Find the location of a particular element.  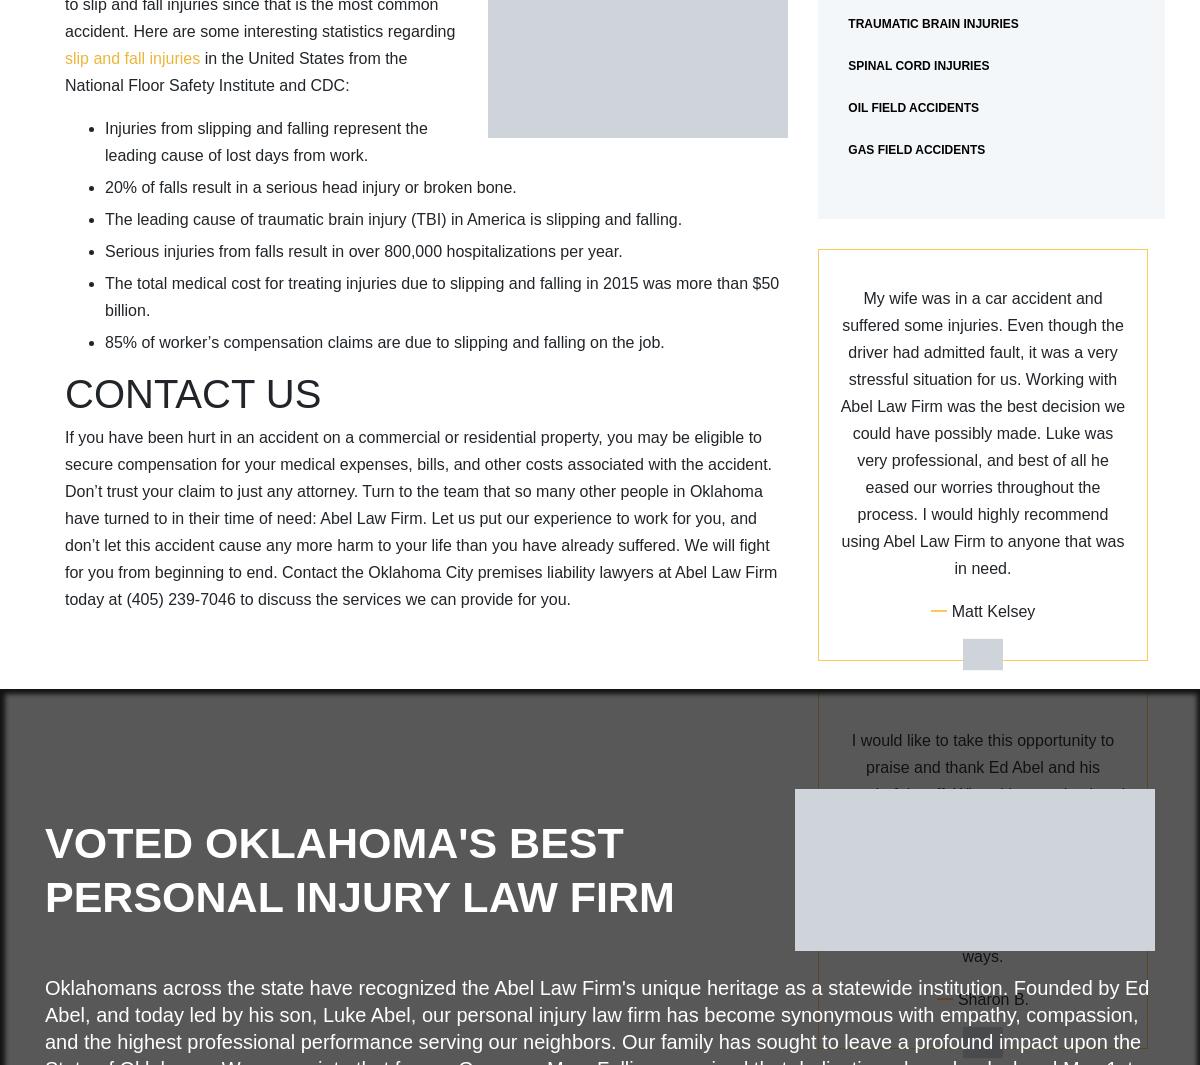

'Kasey Ball' is located at coordinates (993, 946).